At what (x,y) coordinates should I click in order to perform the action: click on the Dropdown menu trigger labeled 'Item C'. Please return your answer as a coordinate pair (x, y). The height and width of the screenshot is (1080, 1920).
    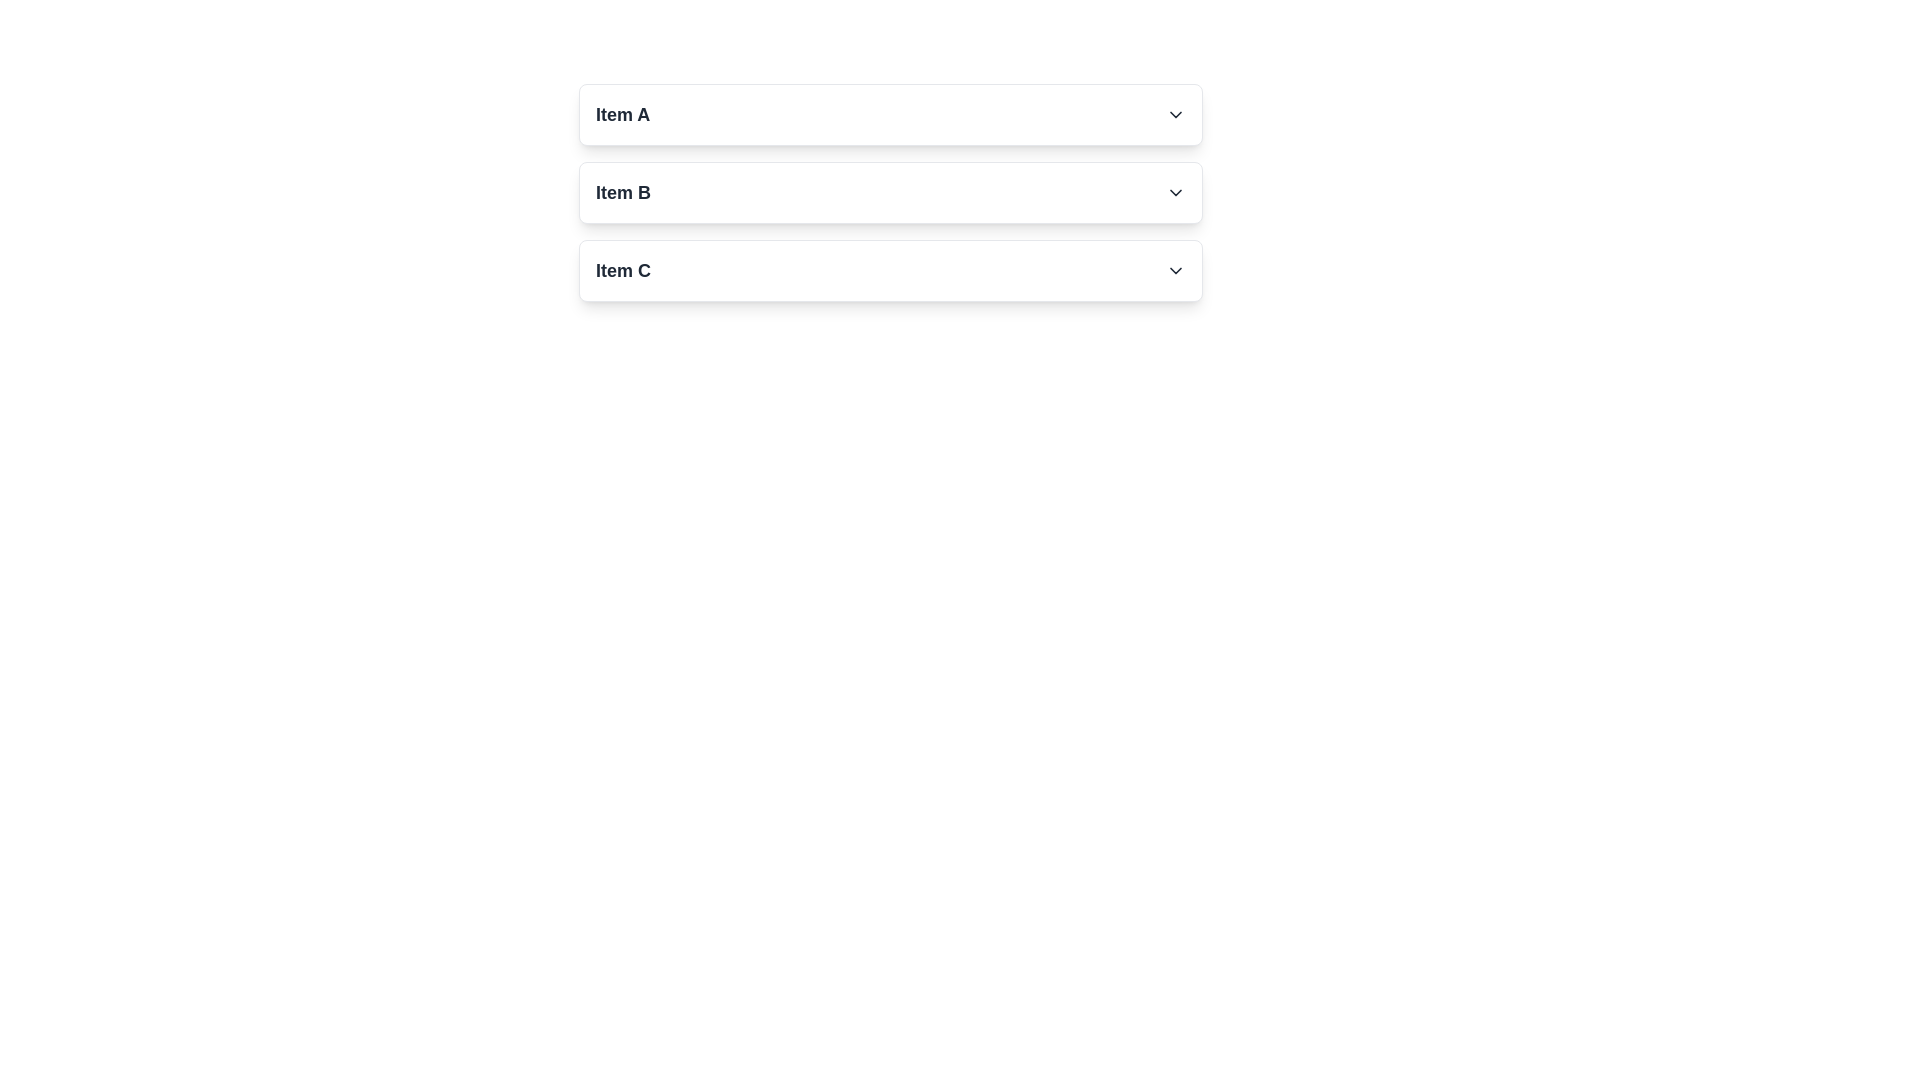
    Looking at the image, I should click on (890, 270).